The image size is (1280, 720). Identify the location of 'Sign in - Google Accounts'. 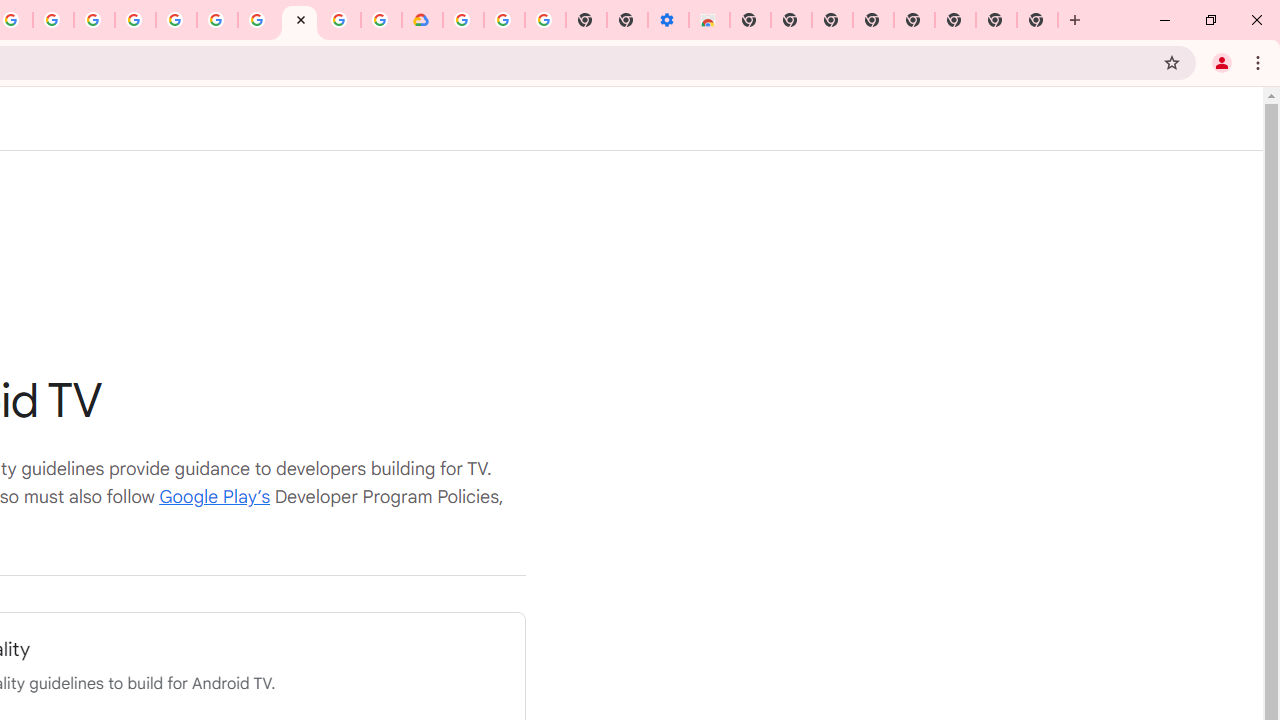
(462, 20).